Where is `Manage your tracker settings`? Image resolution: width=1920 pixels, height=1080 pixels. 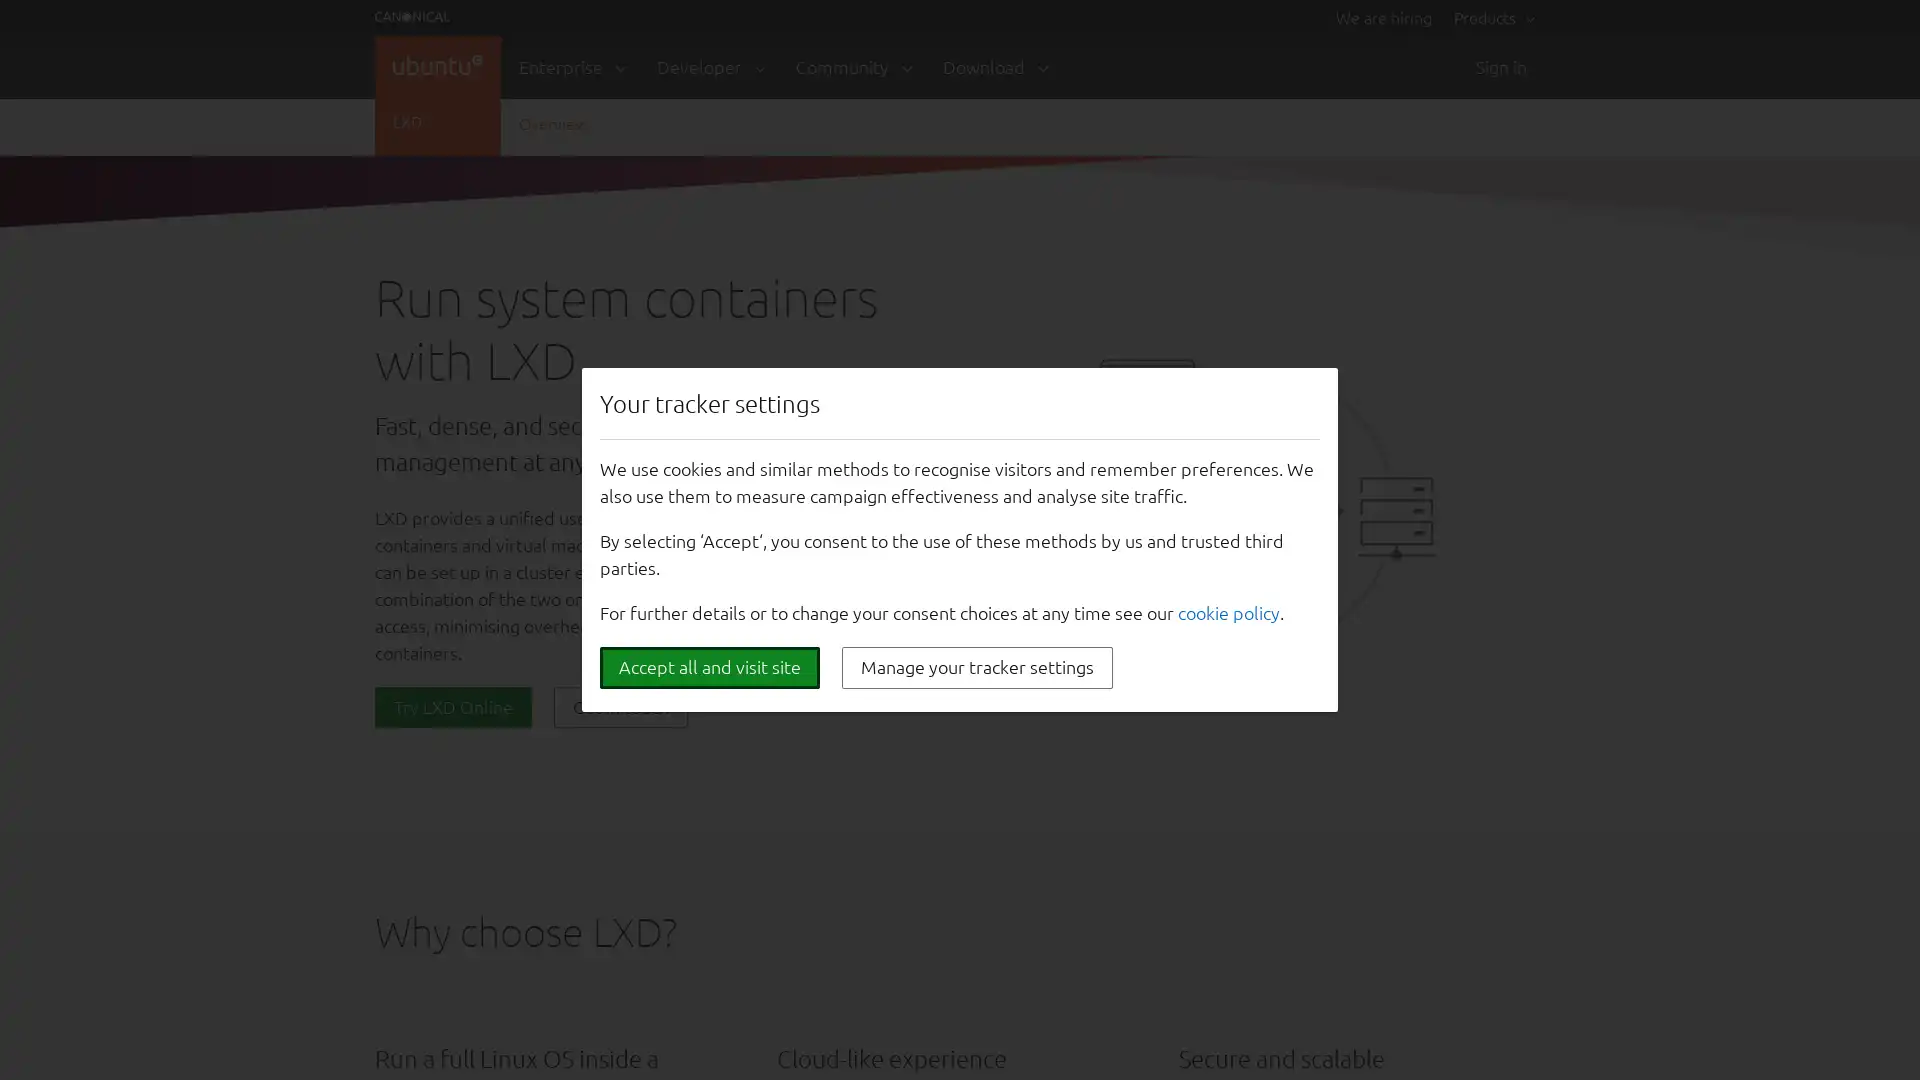
Manage your tracker settings is located at coordinates (977, 667).